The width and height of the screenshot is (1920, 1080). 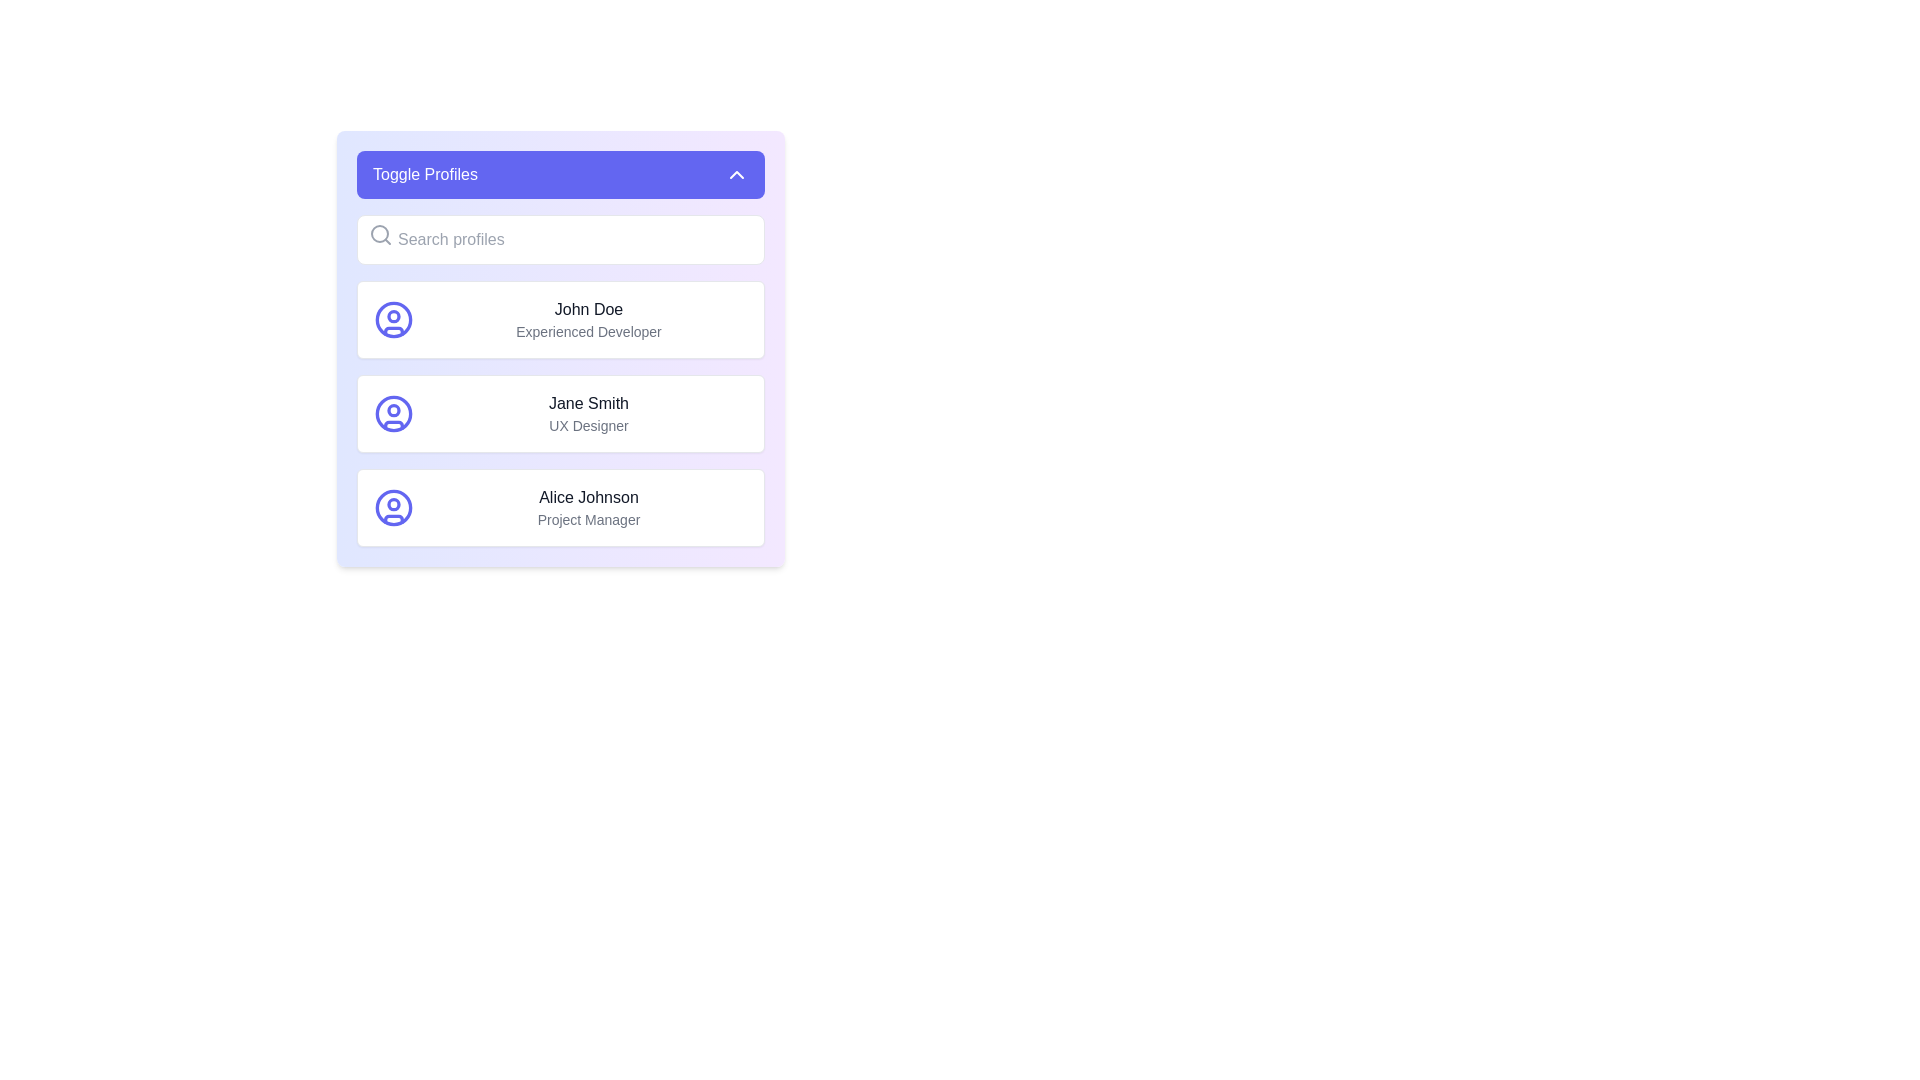 What do you see at coordinates (393, 518) in the screenshot?
I see `the lower portion of the user profile icon representing Alice Johnson in the SVG graphic` at bounding box center [393, 518].